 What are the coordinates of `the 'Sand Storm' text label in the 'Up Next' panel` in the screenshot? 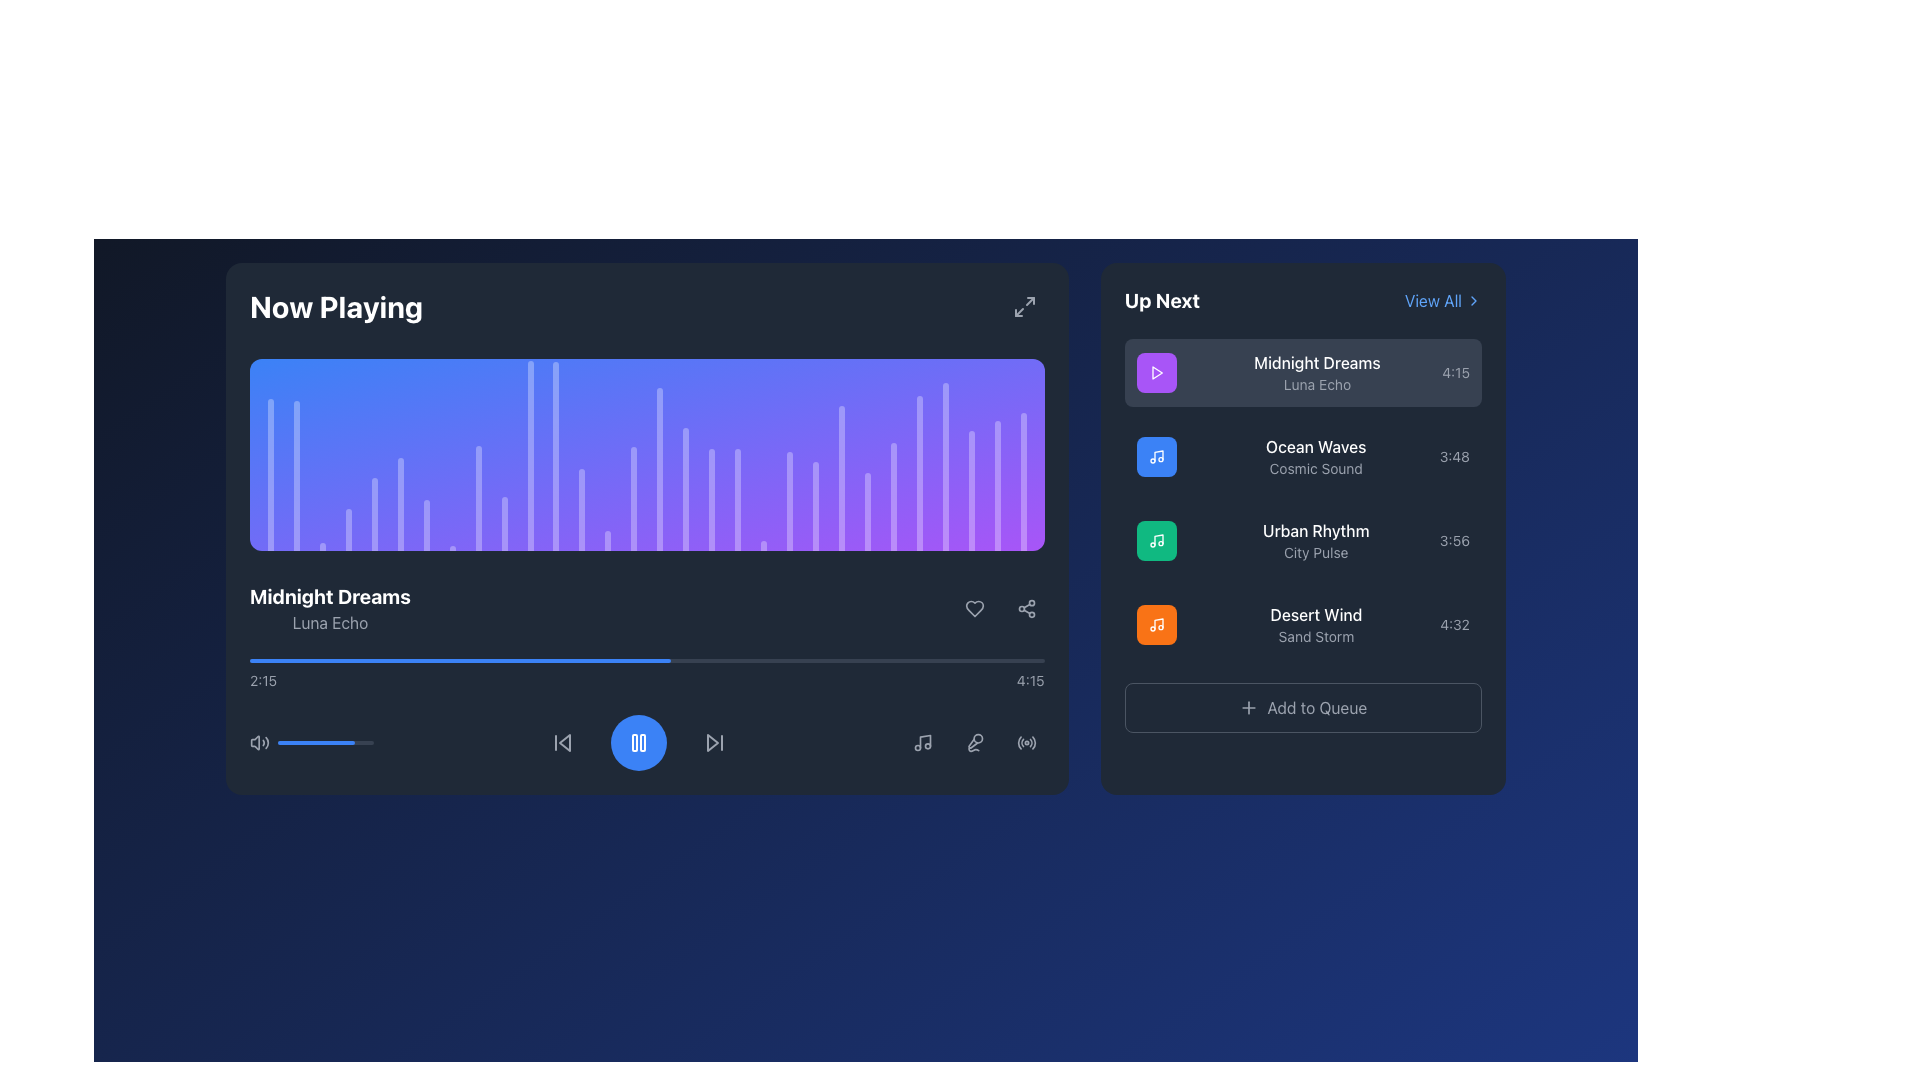 It's located at (1316, 636).